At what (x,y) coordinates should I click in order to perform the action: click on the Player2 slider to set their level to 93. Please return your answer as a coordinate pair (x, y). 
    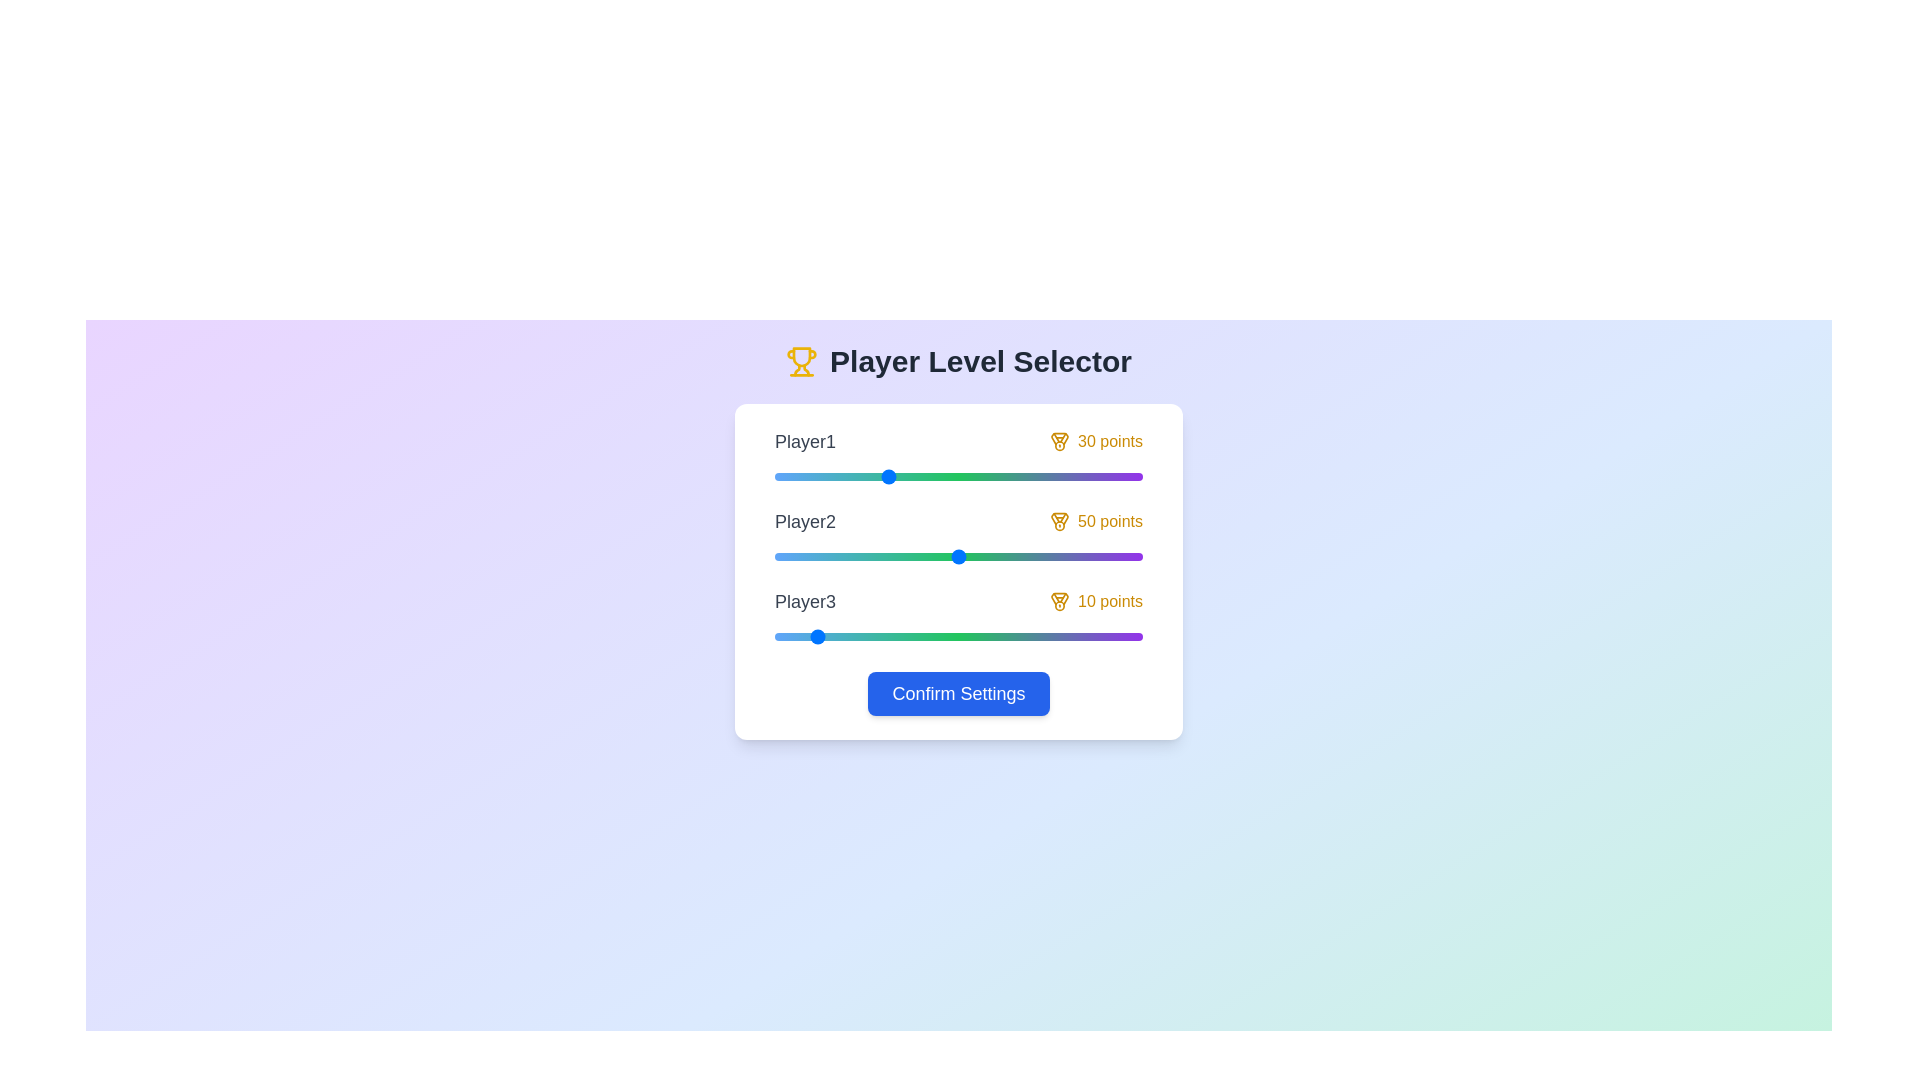
    Looking at the image, I should click on (1116, 556).